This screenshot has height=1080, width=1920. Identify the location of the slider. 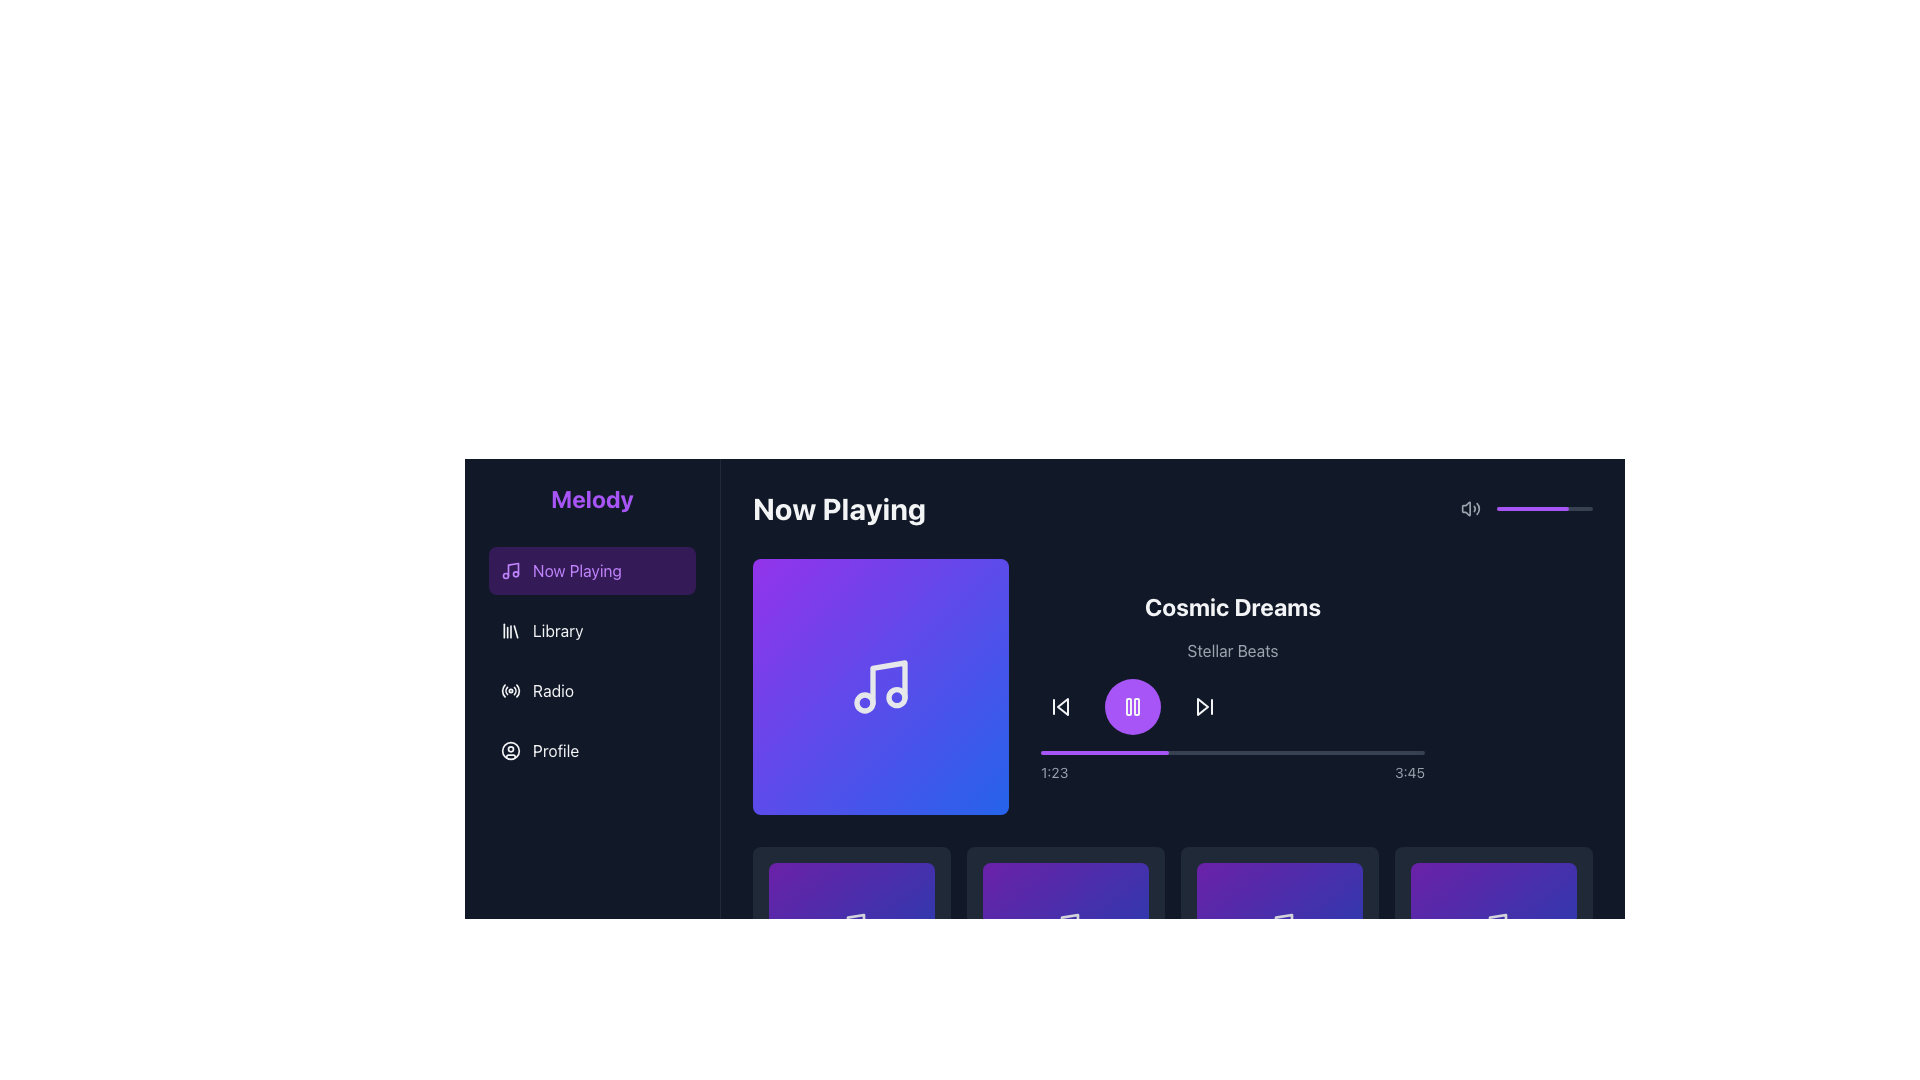
(1551, 508).